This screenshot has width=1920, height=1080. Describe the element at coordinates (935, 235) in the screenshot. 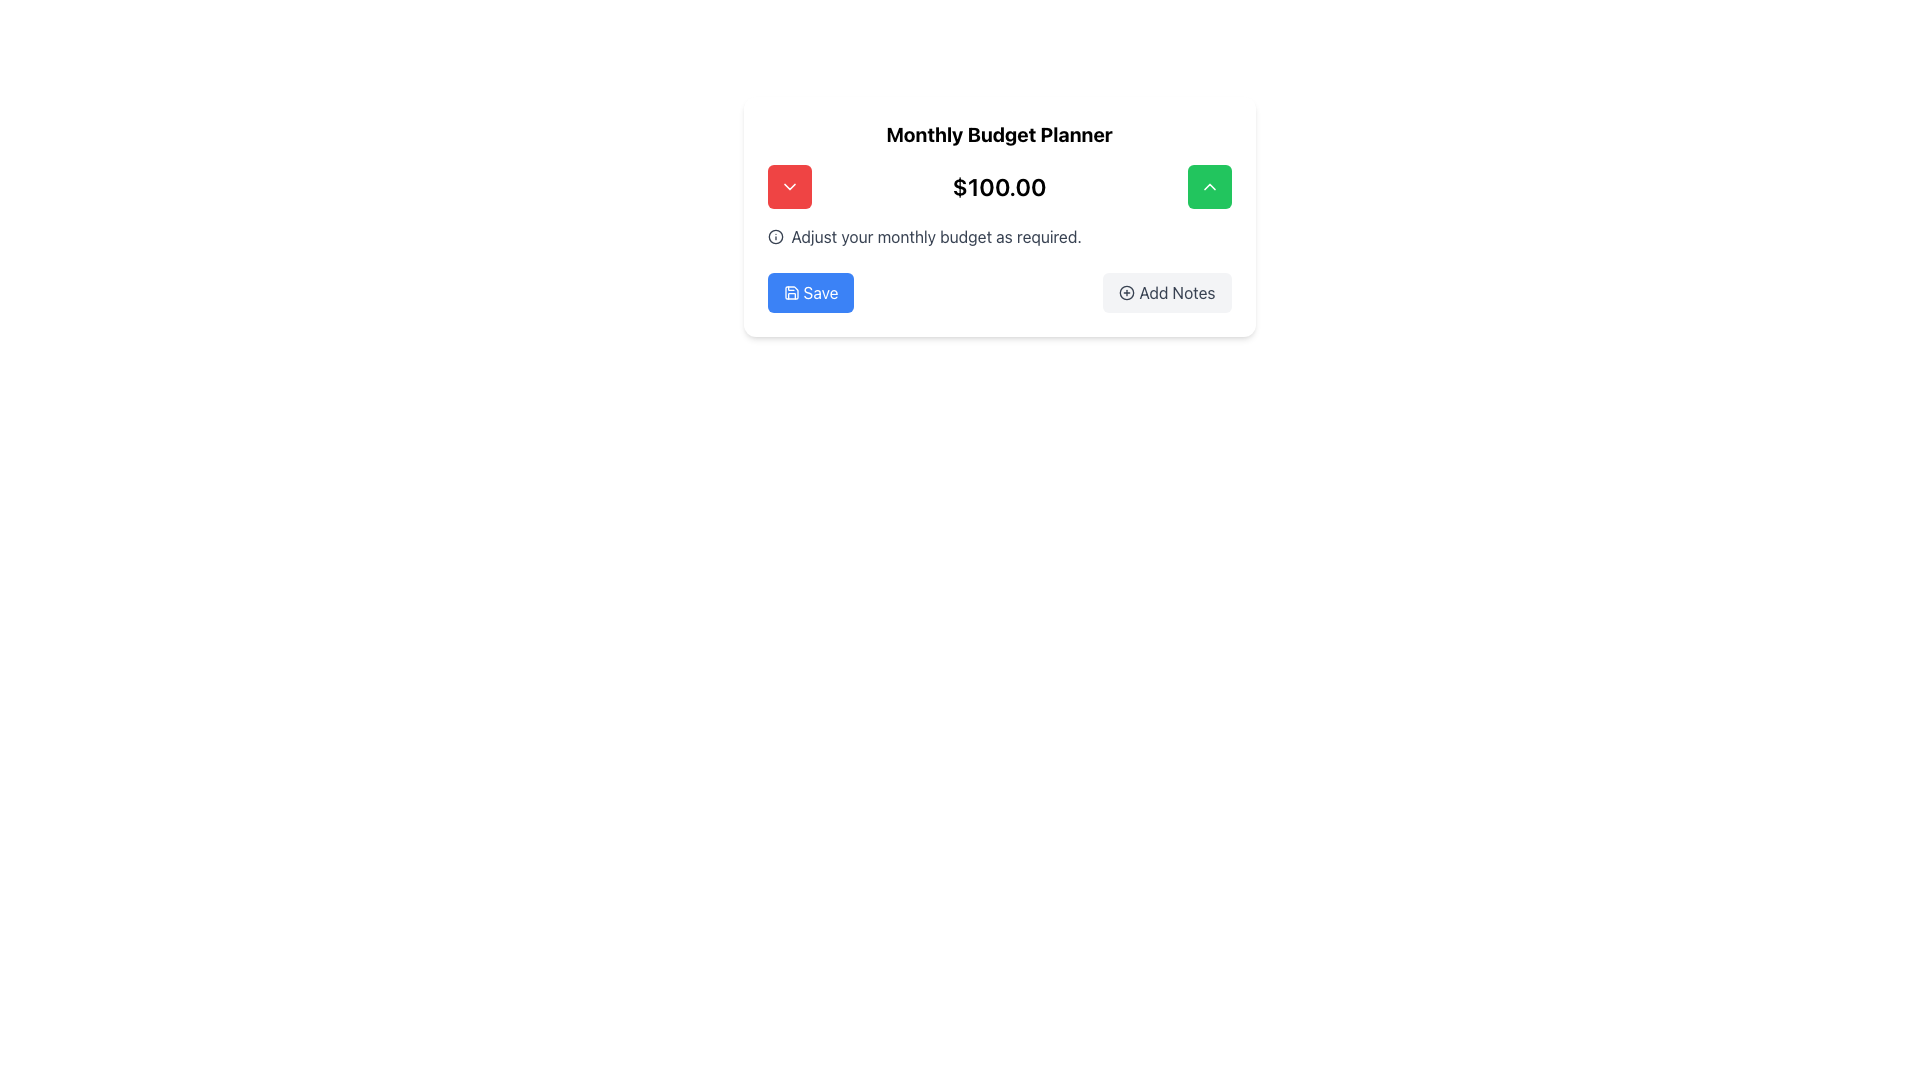

I see `guidance text located below the monetary value display of '$100.00' in the 'Monthly Budget Planner' section, which suggests modifying the monthly budget based on necessity` at that location.